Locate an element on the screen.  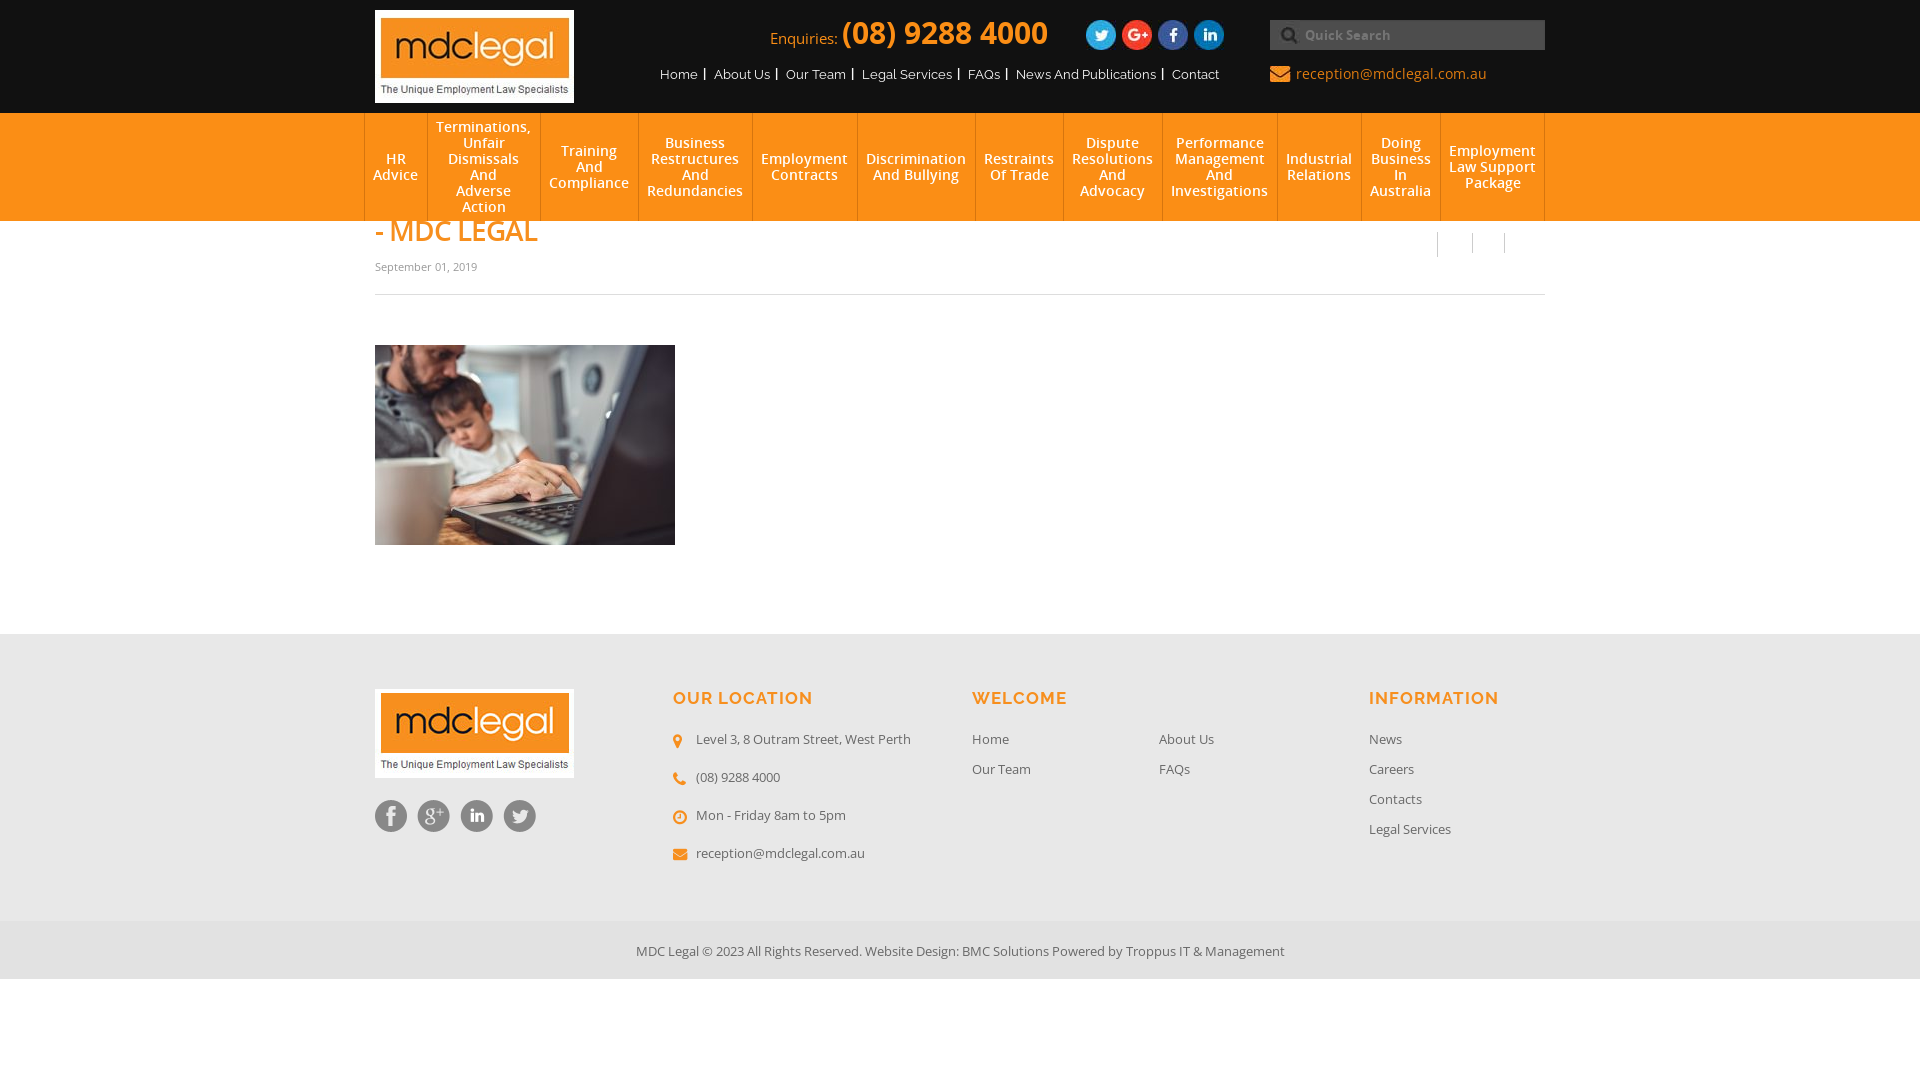
'Tweet this' is located at coordinates (1488, 242).